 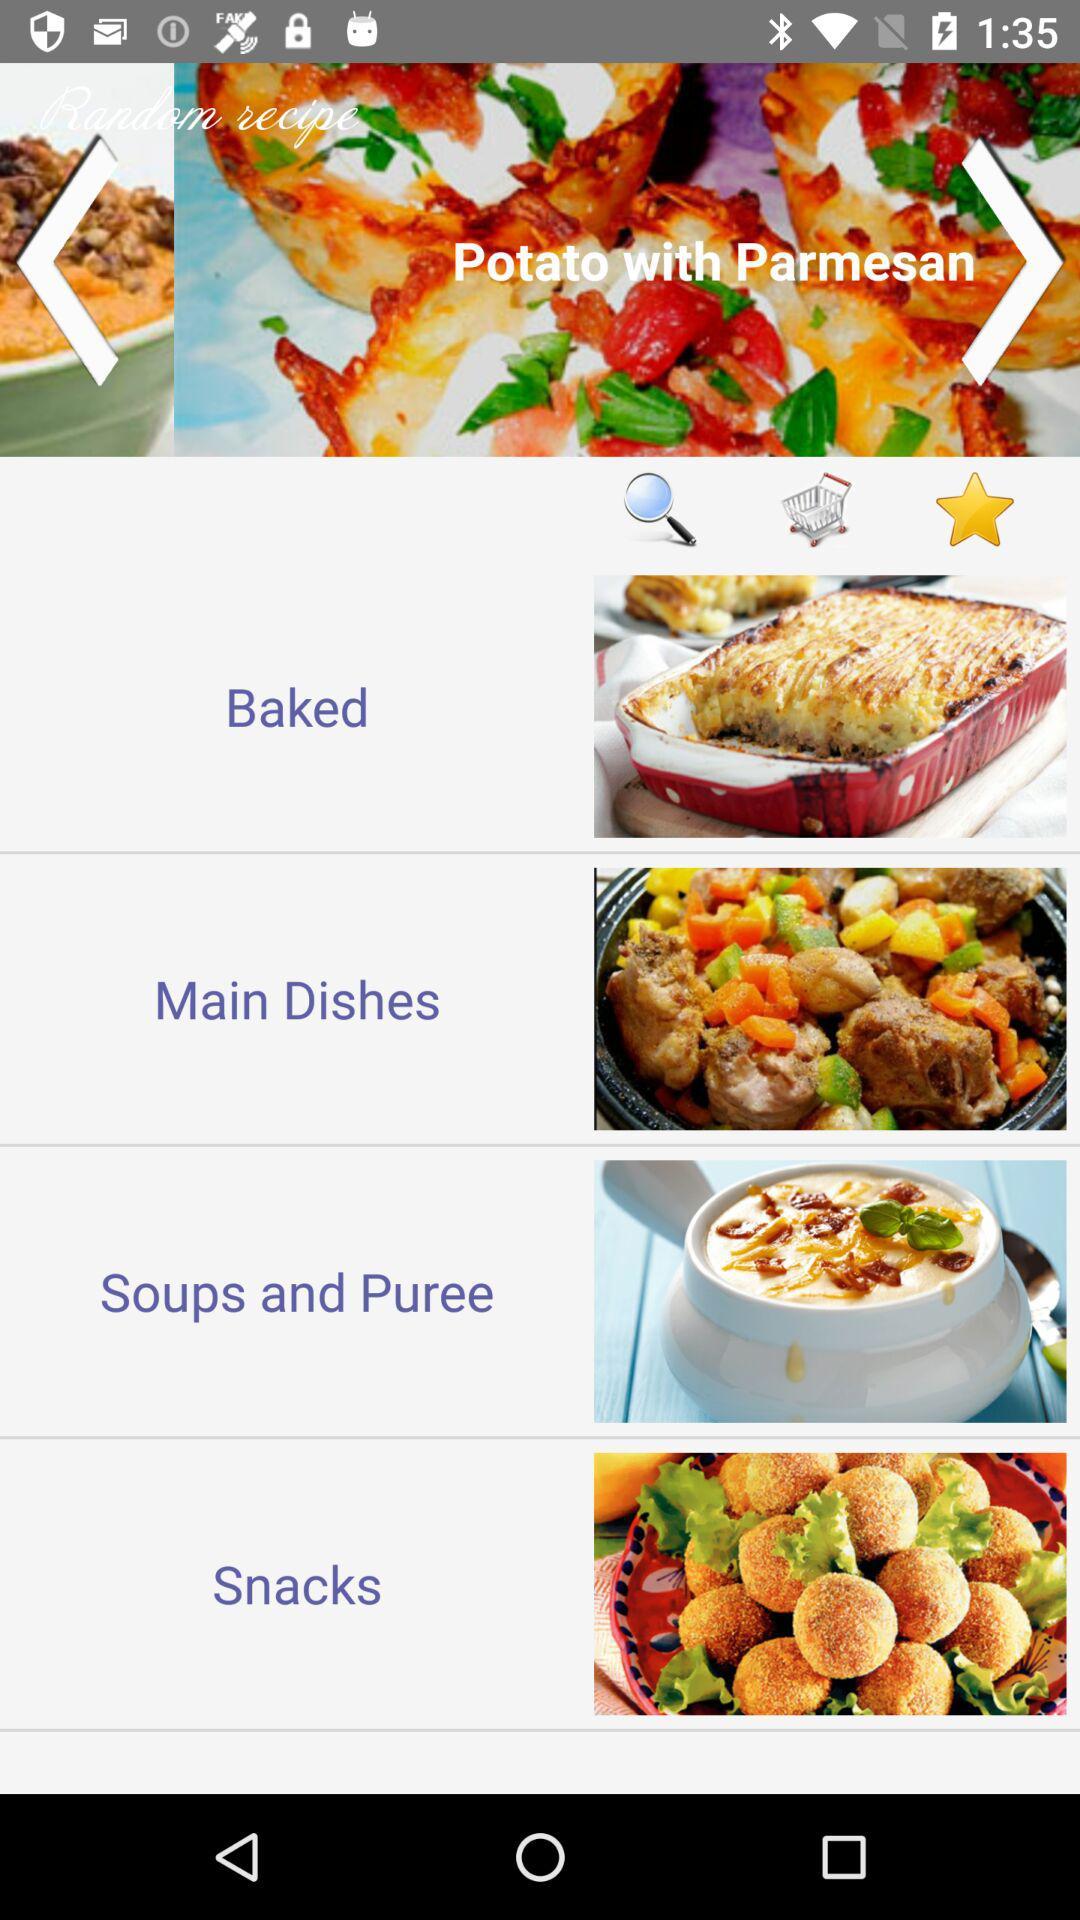 I want to click on previous photo, so click(x=64, y=258).